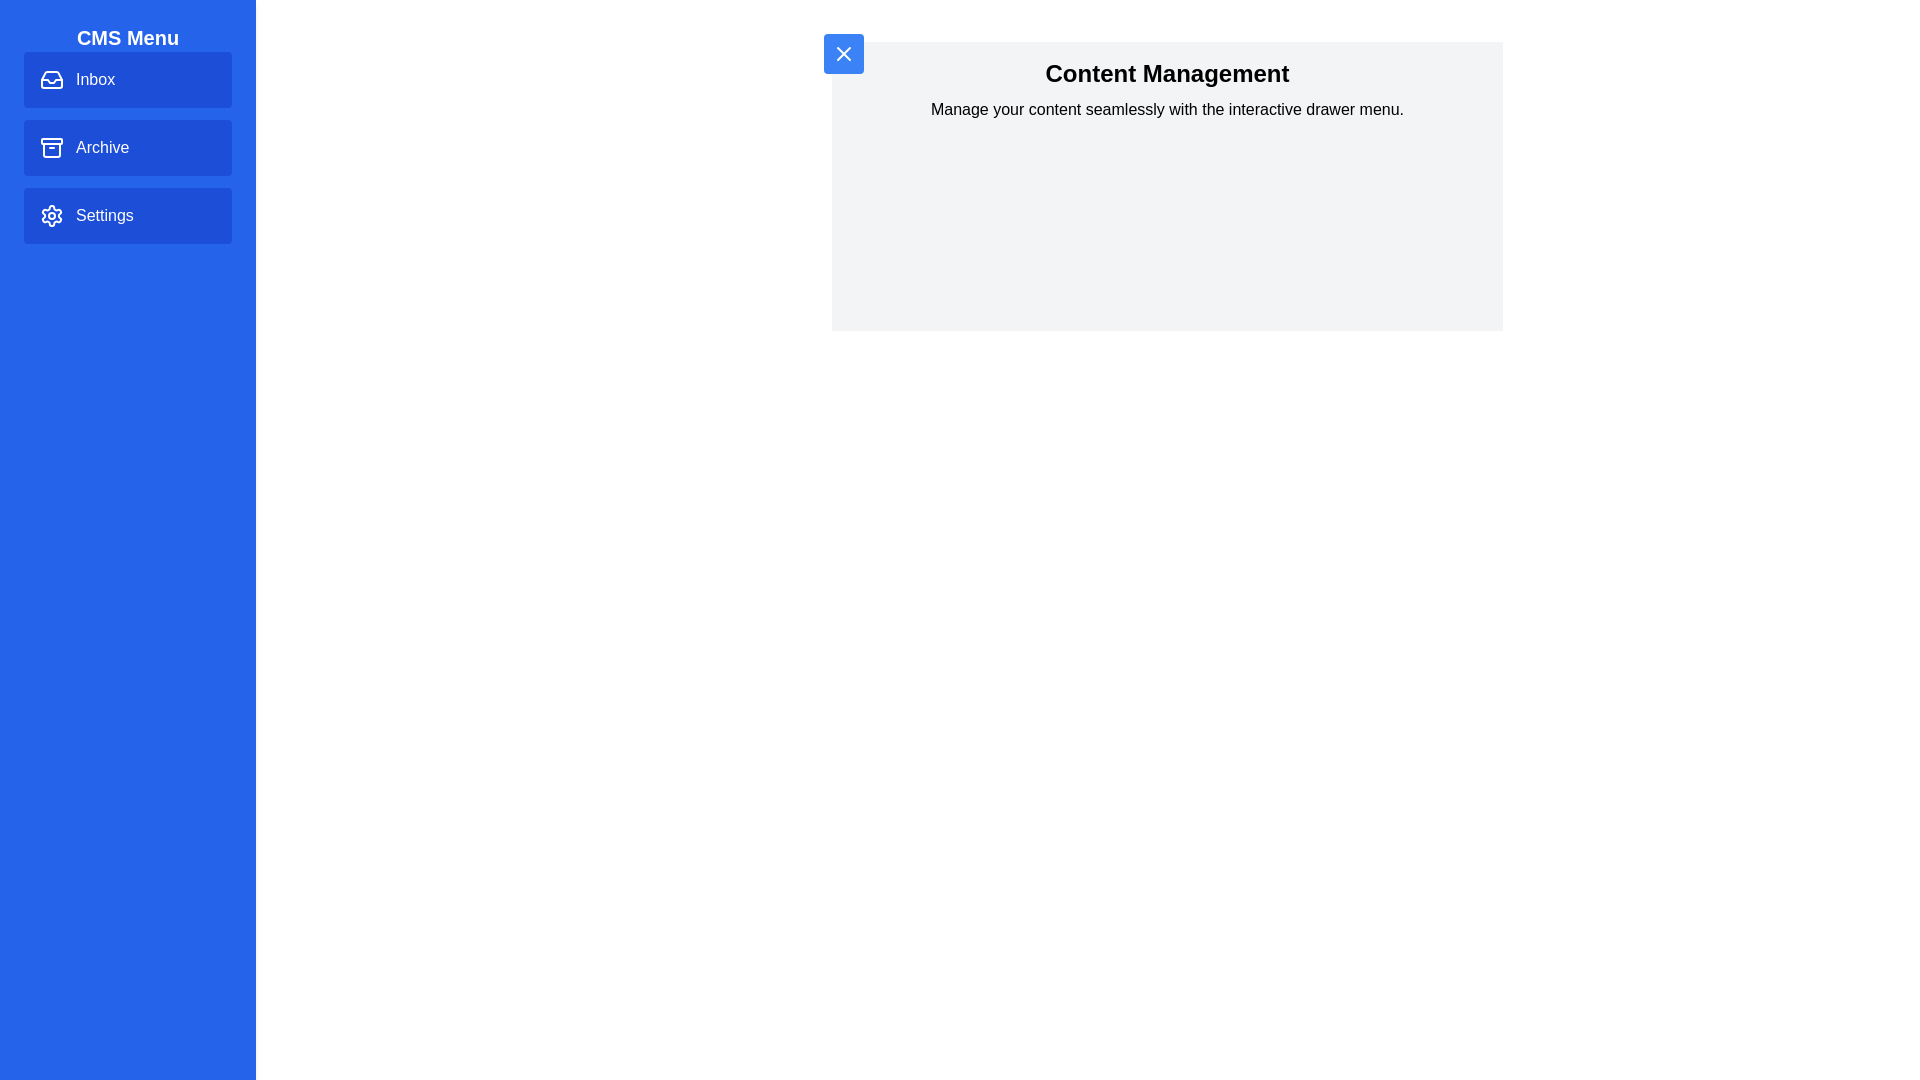 The width and height of the screenshot is (1920, 1080). What do you see at coordinates (127, 146) in the screenshot?
I see `the menu item labeled Archive to observe the hover effect` at bounding box center [127, 146].